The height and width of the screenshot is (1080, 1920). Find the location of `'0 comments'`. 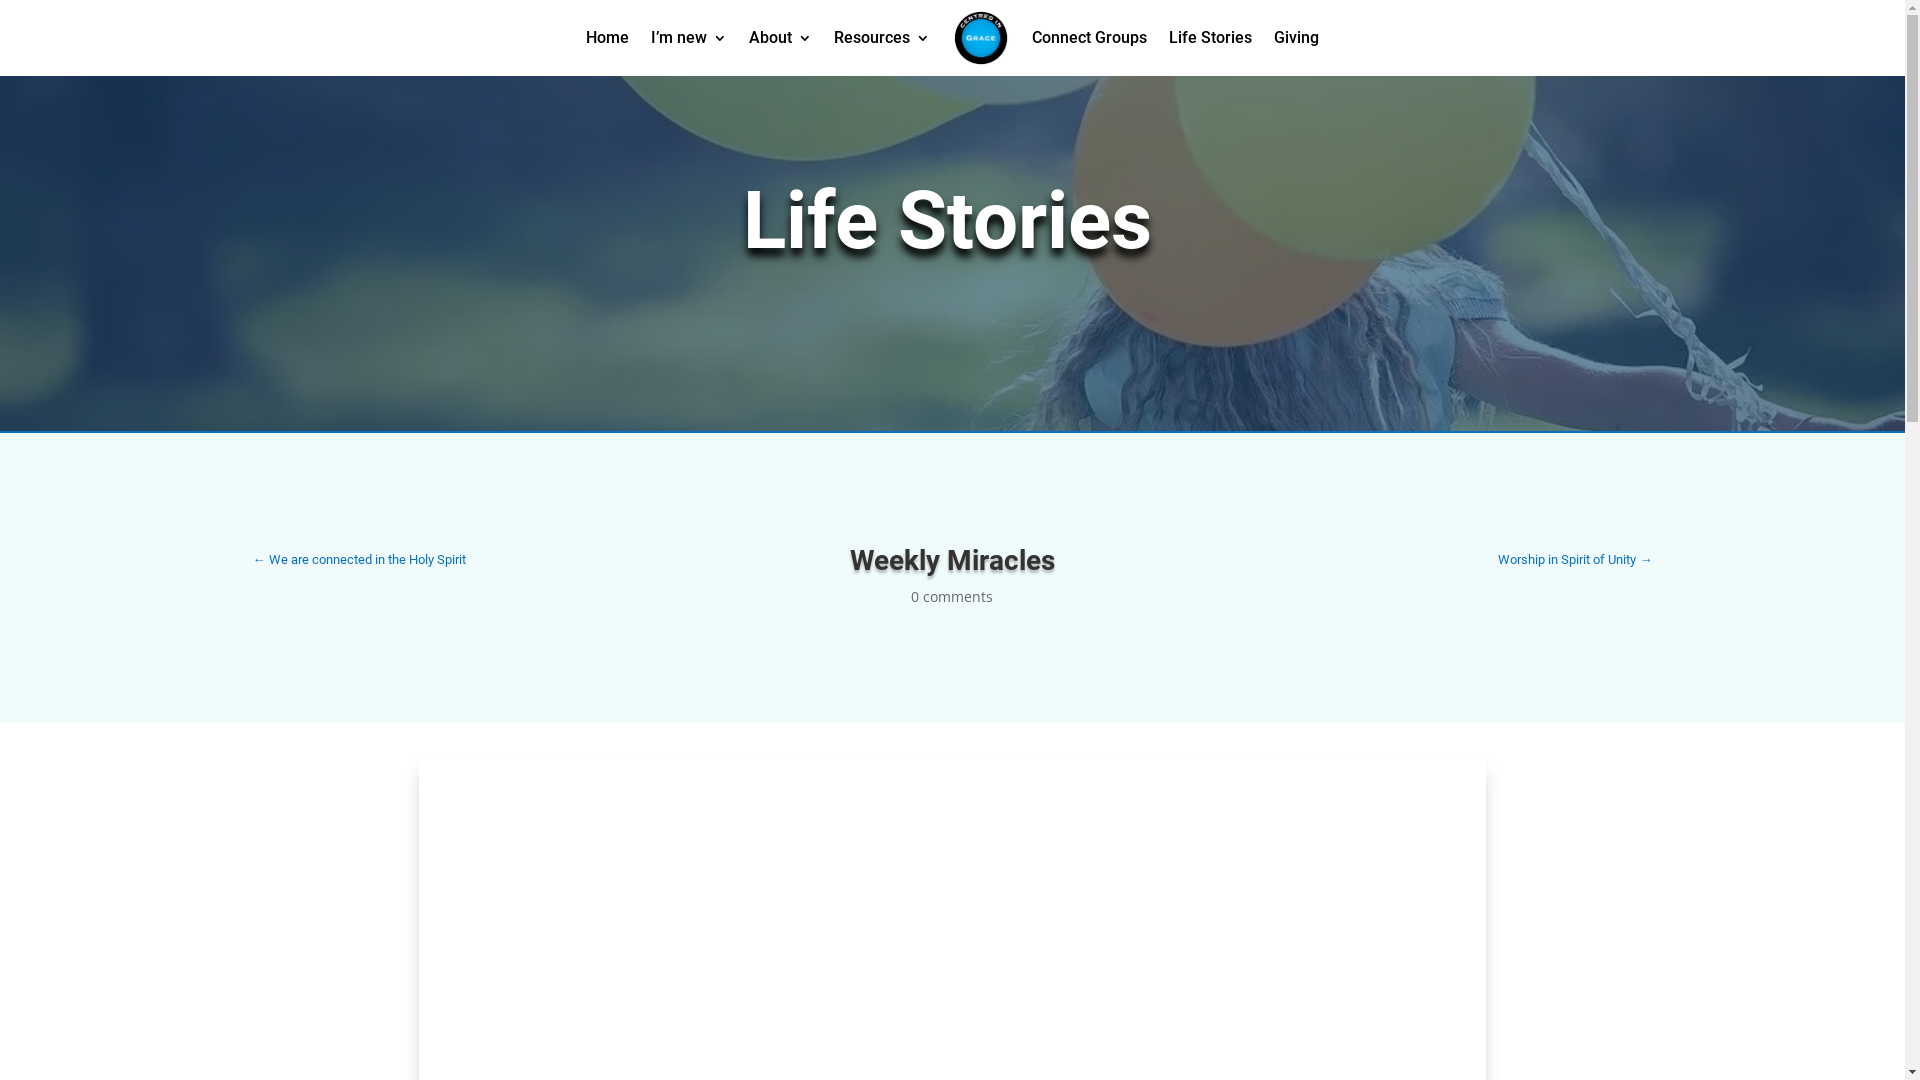

'0 comments' is located at coordinates (950, 595).